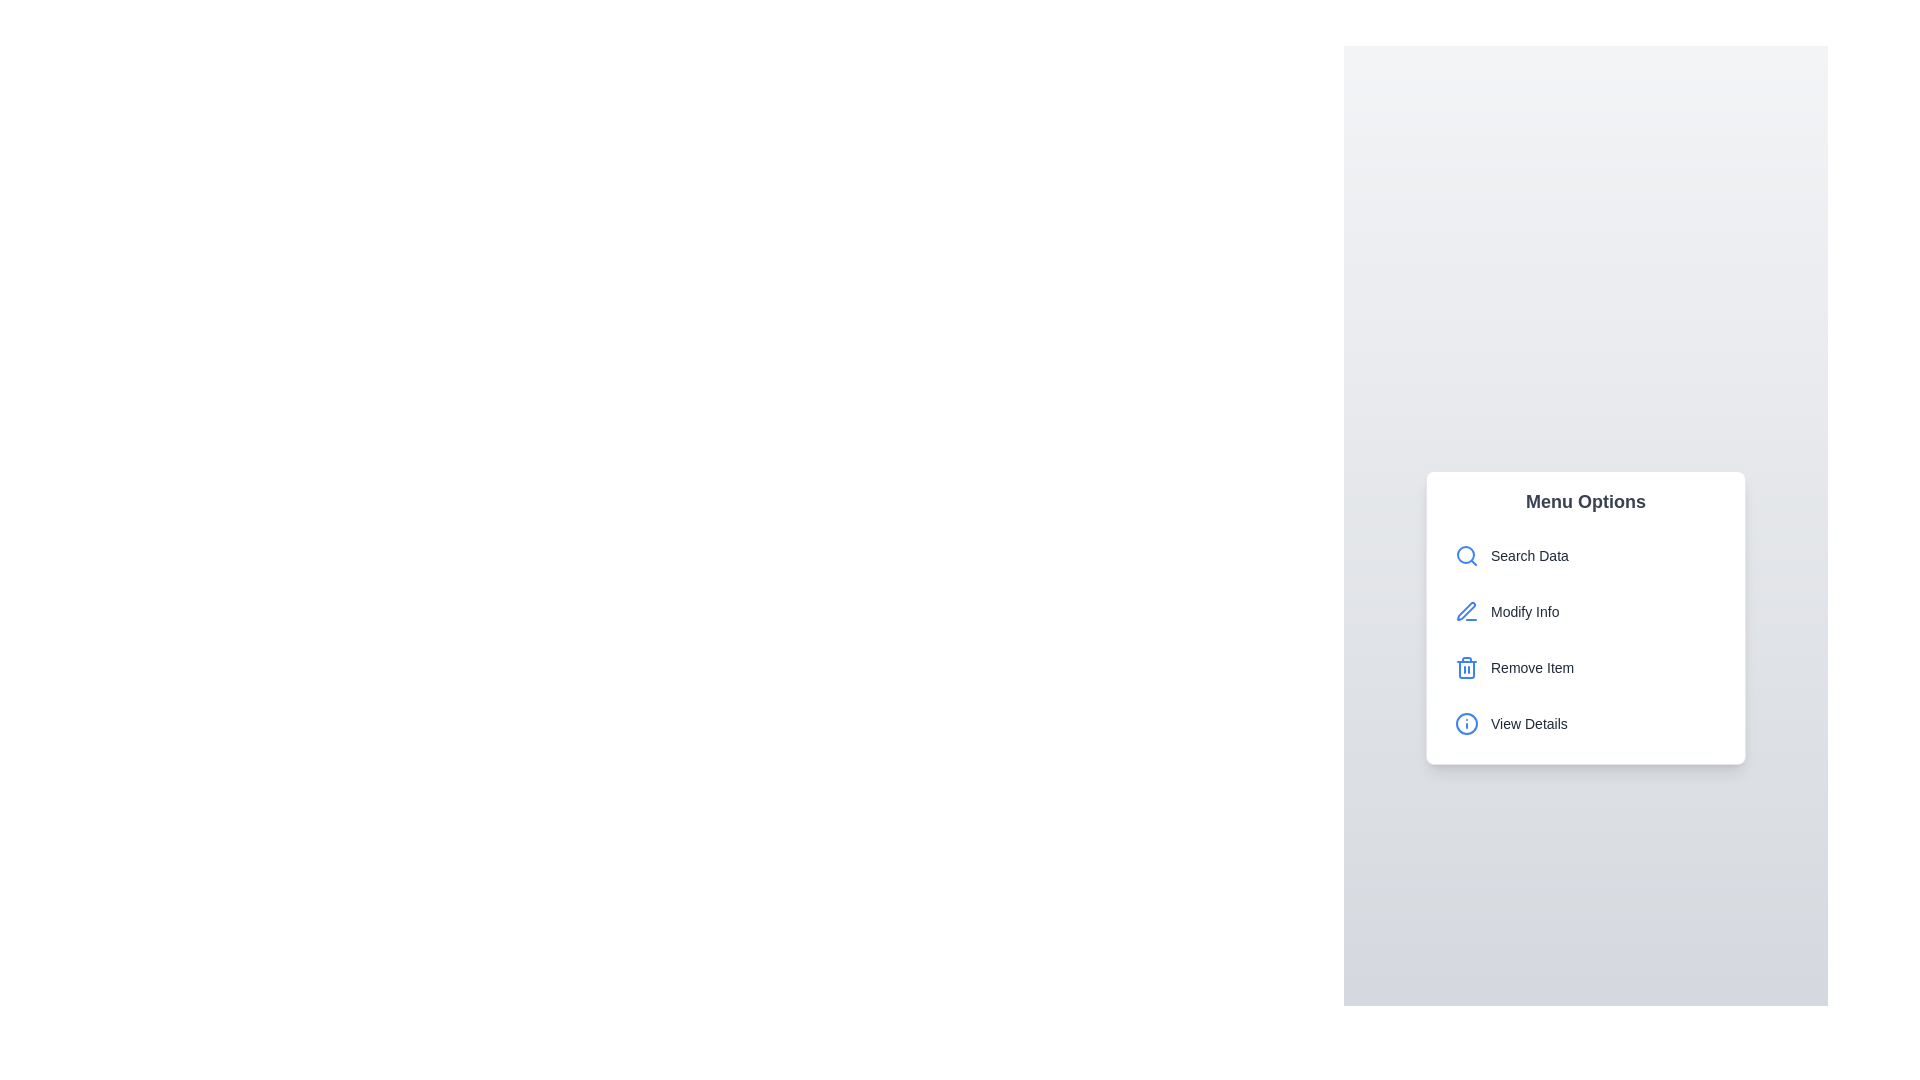 Image resolution: width=1920 pixels, height=1080 pixels. I want to click on the first menu item under the 'Menu Options' section, so click(1584, 555).